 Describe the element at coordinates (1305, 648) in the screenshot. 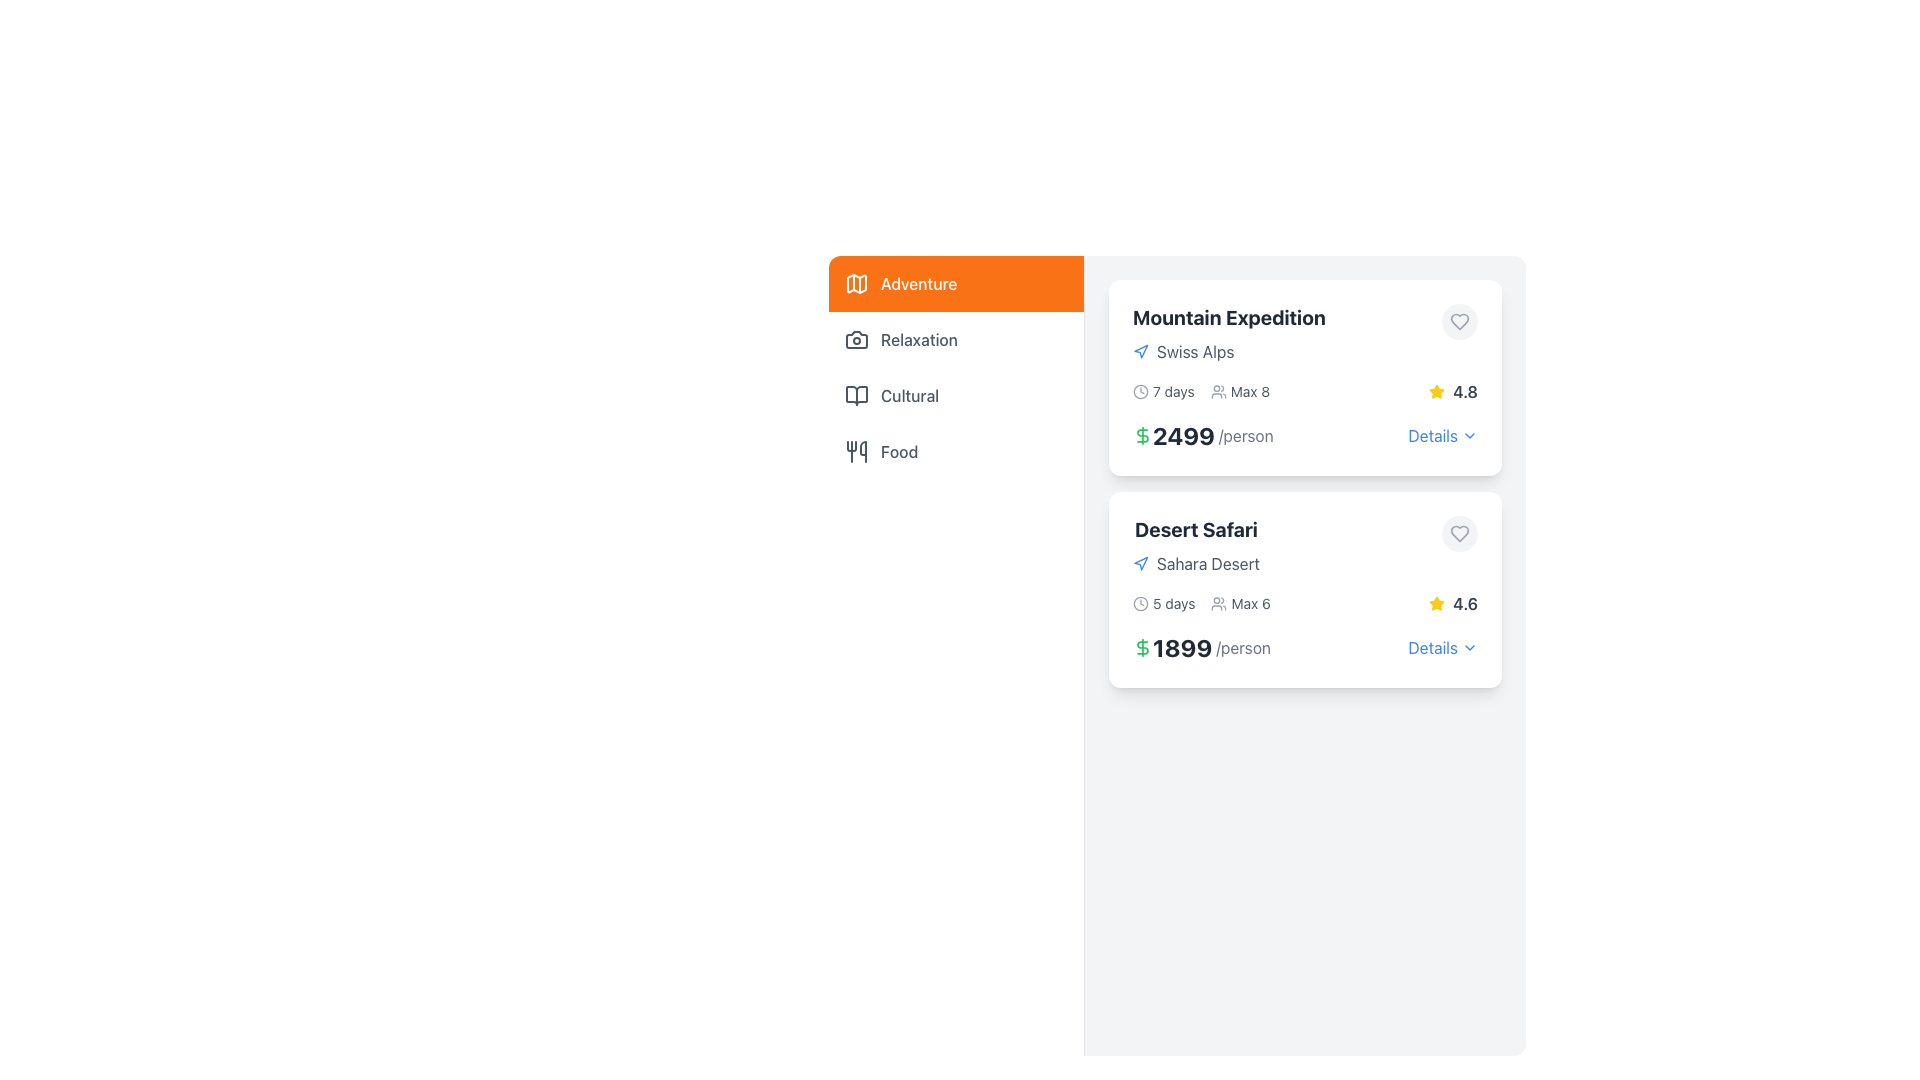

I see `price information displayed in bold font on the 'Desert Safari' card, located to the left of the 'Details' button` at that location.